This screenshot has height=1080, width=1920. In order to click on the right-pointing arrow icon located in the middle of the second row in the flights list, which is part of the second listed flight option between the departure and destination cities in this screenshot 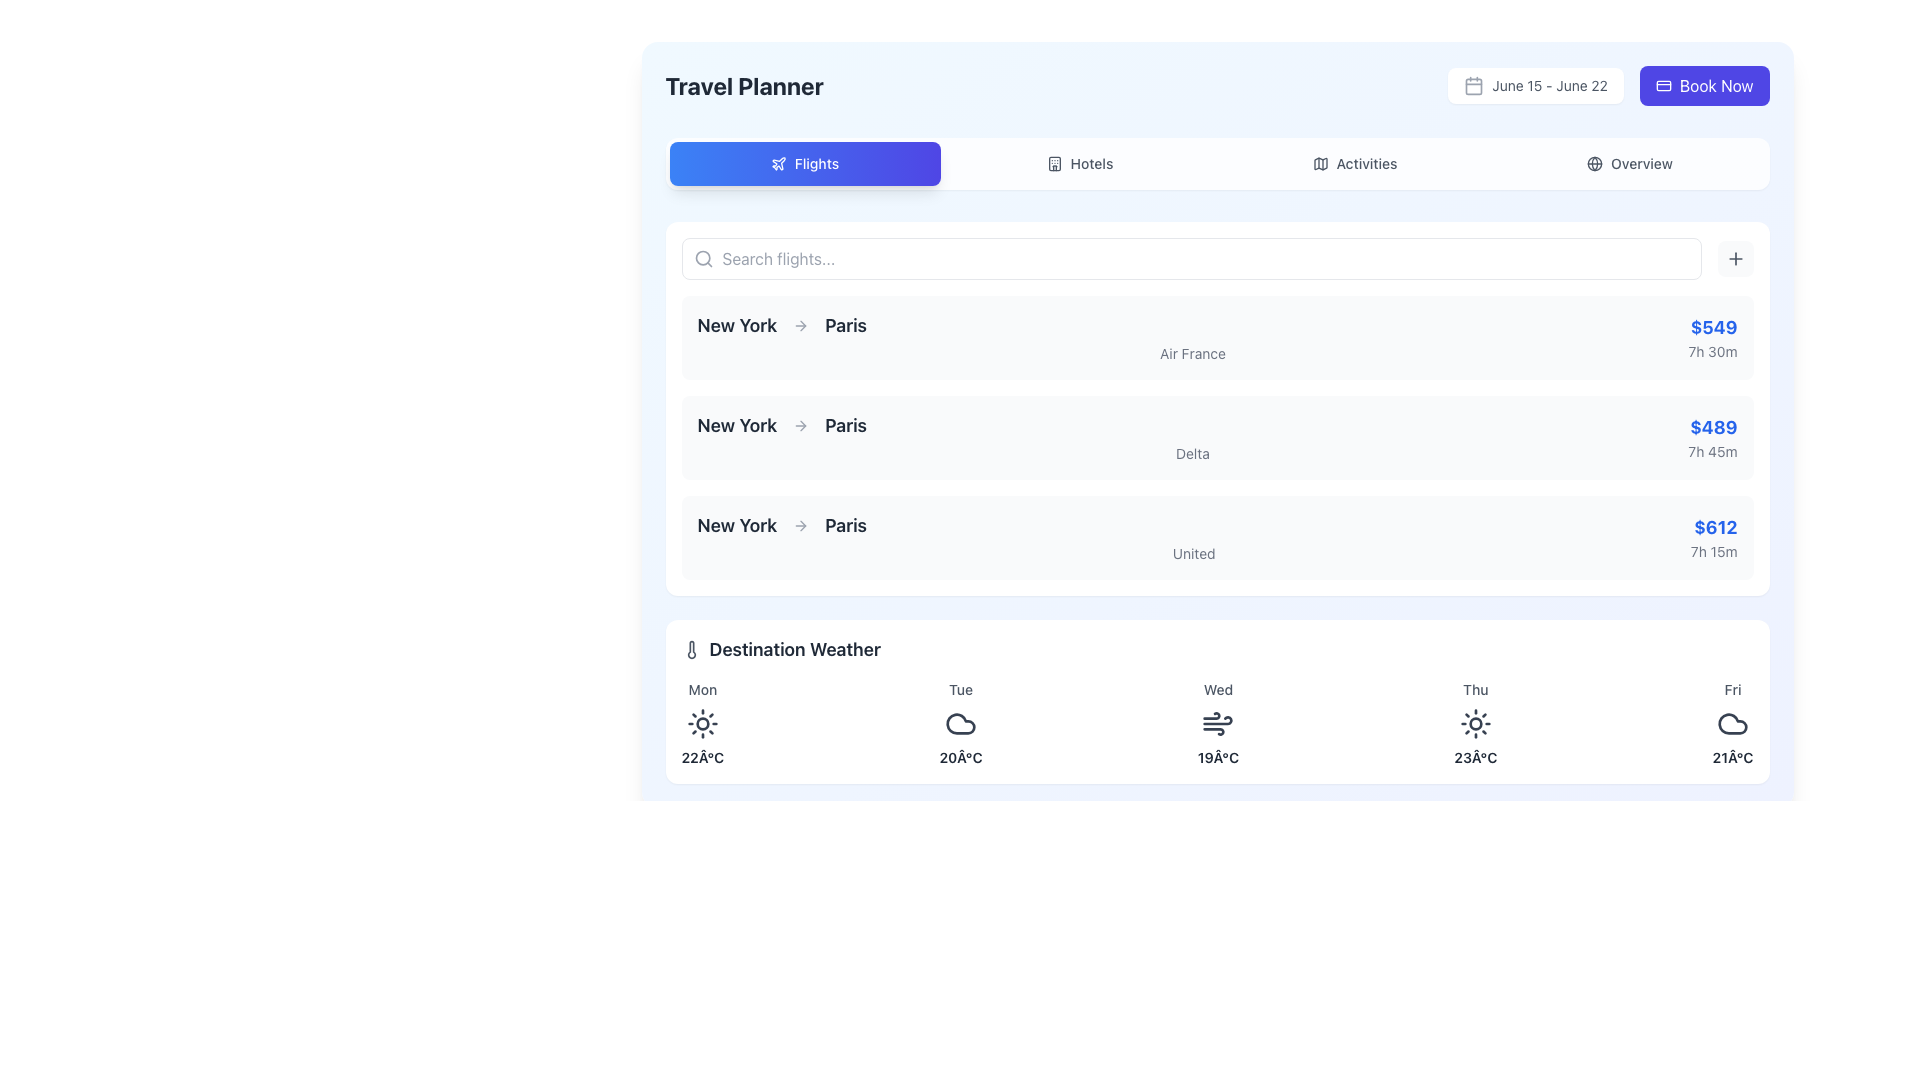, I will do `click(803, 424)`.